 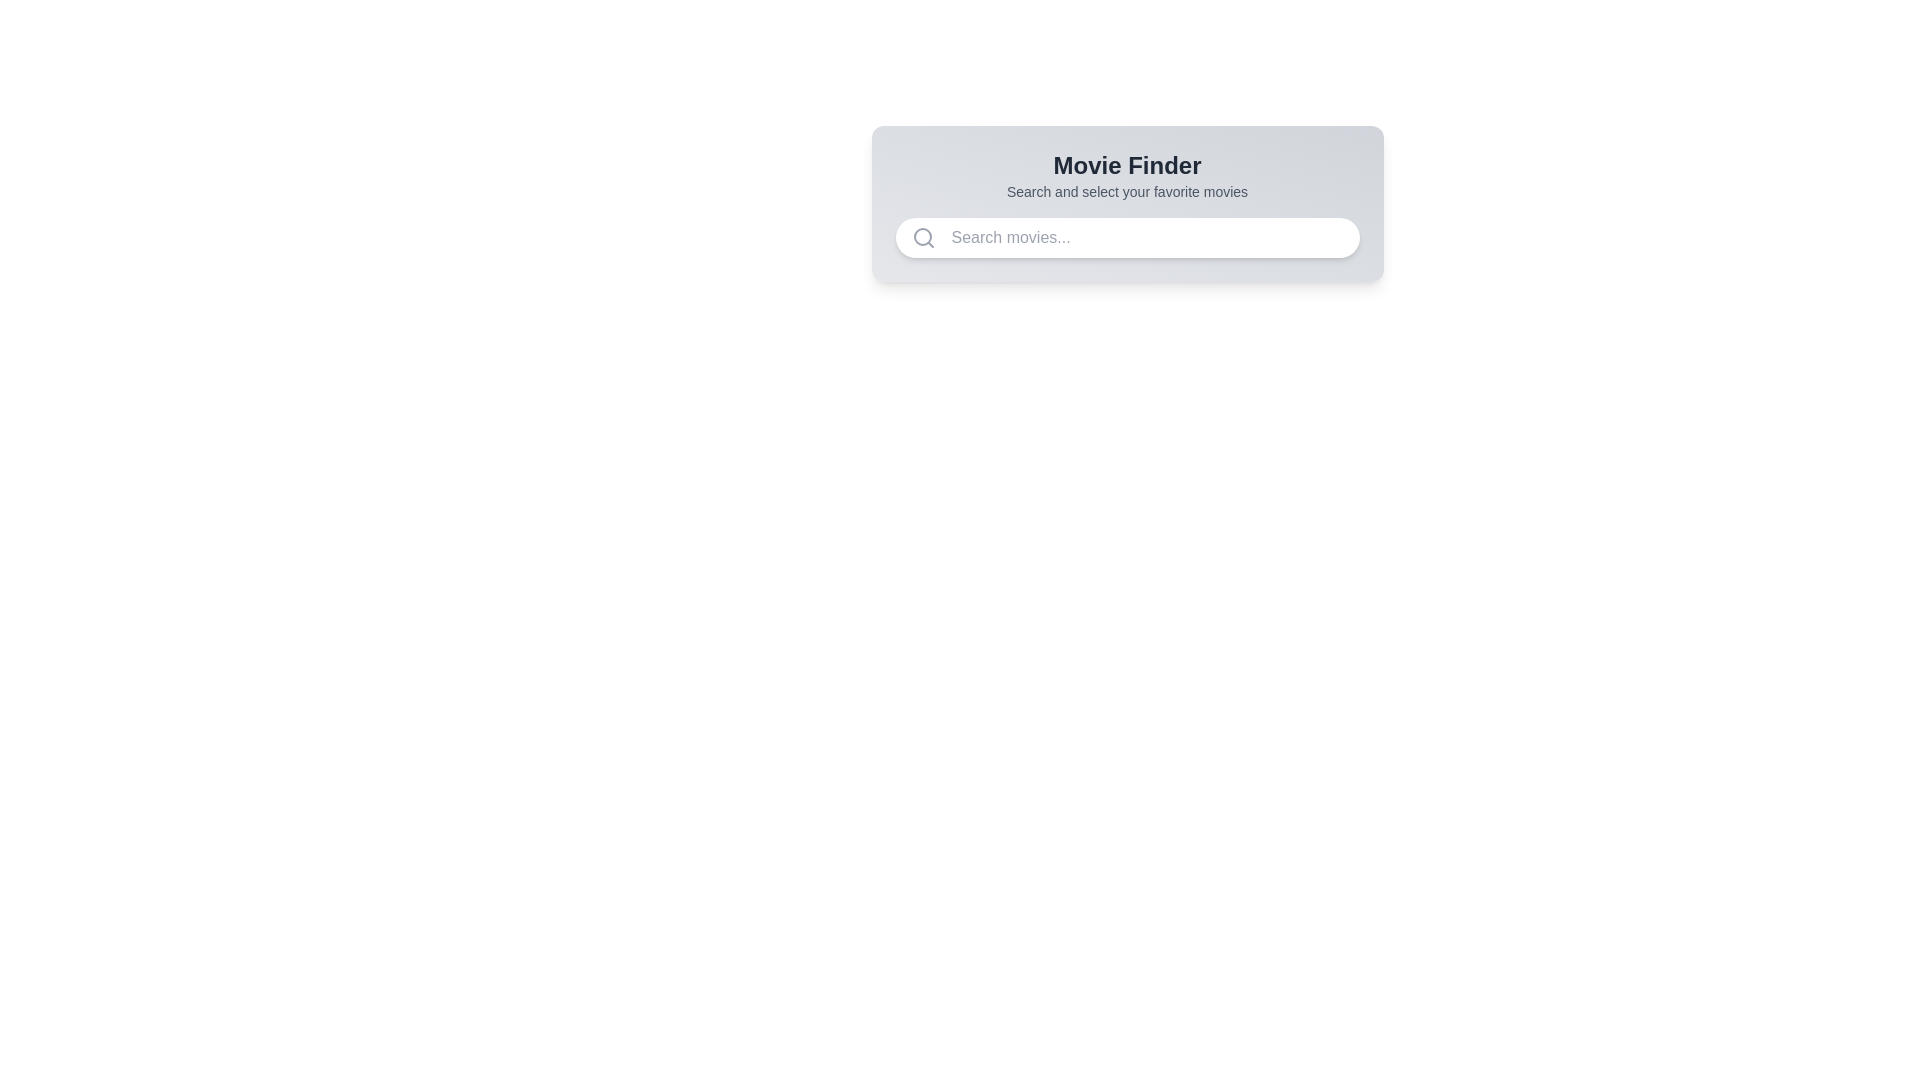 What do you see at coordinates (1127, 164) in the screenshot?
I see `the non-interactive Text label element that displays the title 'Movie Finder', which is centrally aligned above the 'Search and select your favorite movies' text` at bounding box center [1127, 164].